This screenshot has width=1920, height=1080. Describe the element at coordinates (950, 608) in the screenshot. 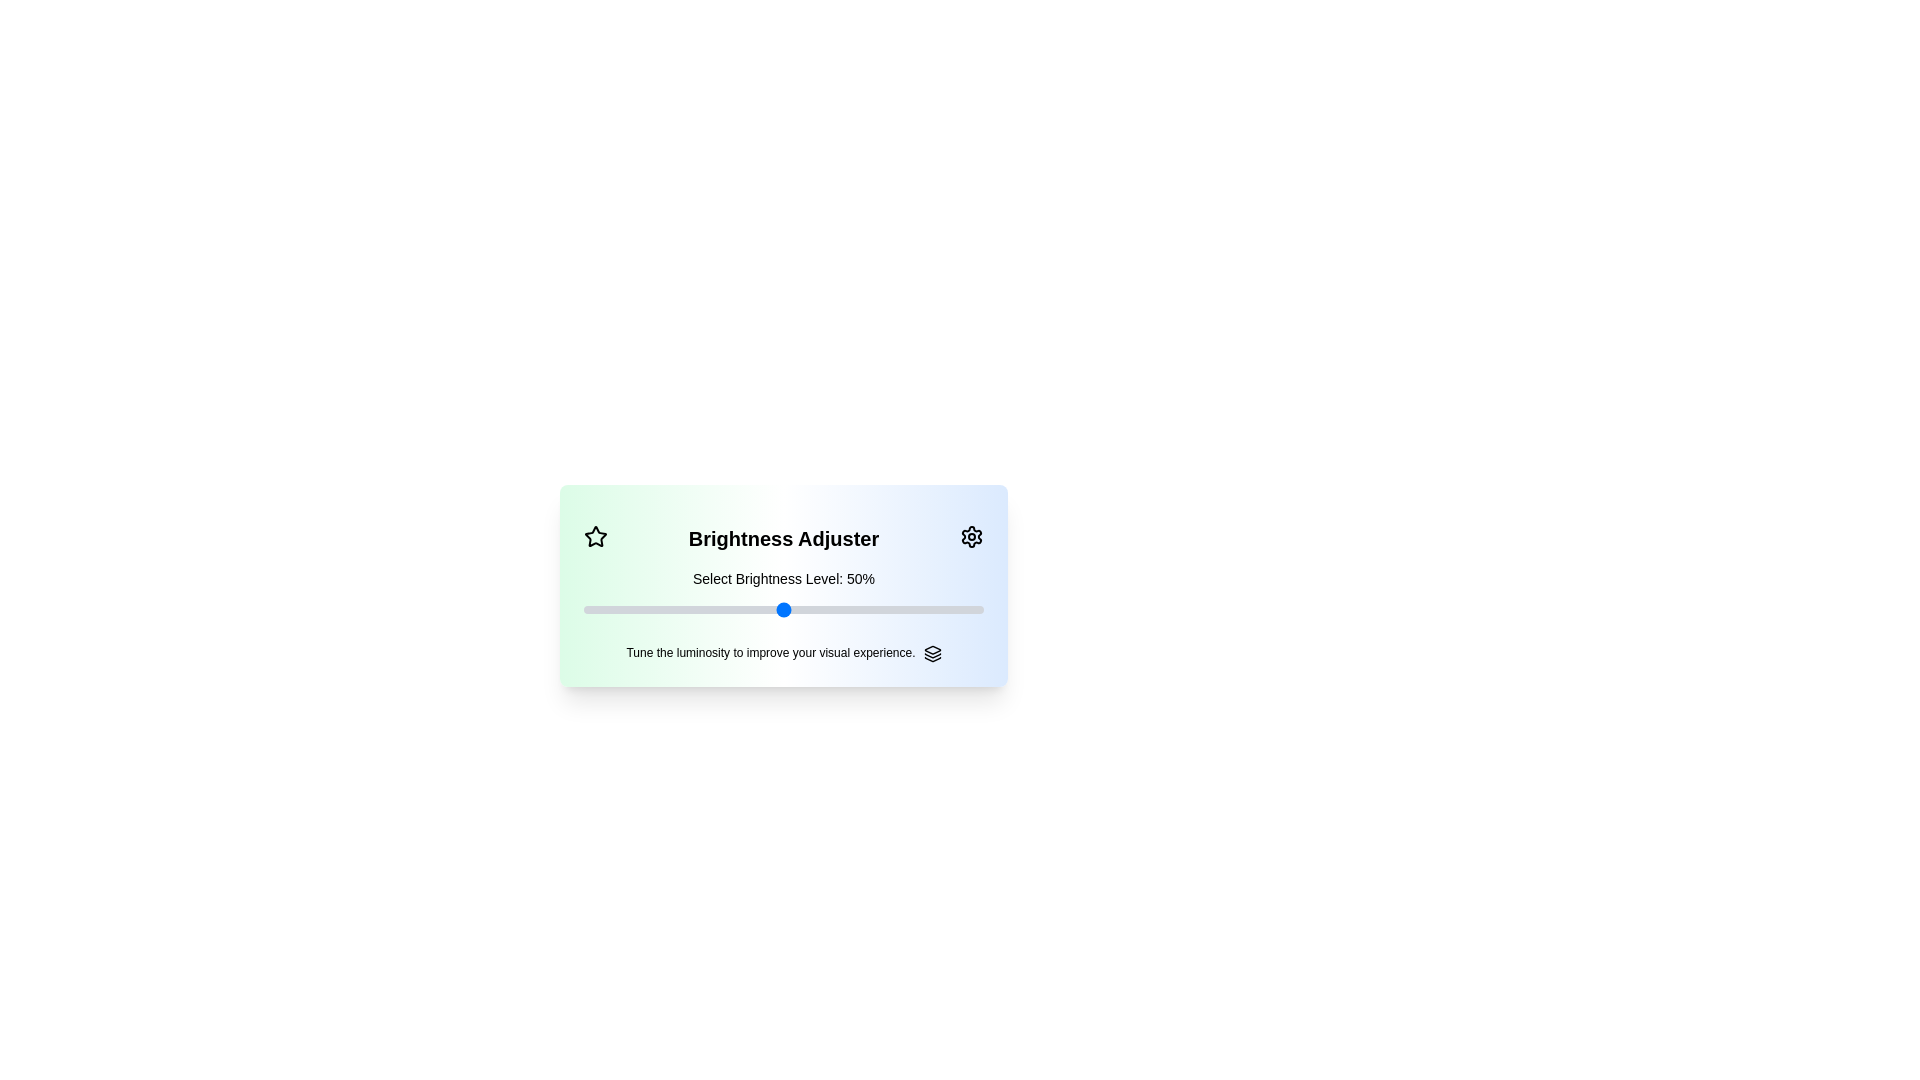

I see `the brightness level to 92% by moving the slider` at that location.